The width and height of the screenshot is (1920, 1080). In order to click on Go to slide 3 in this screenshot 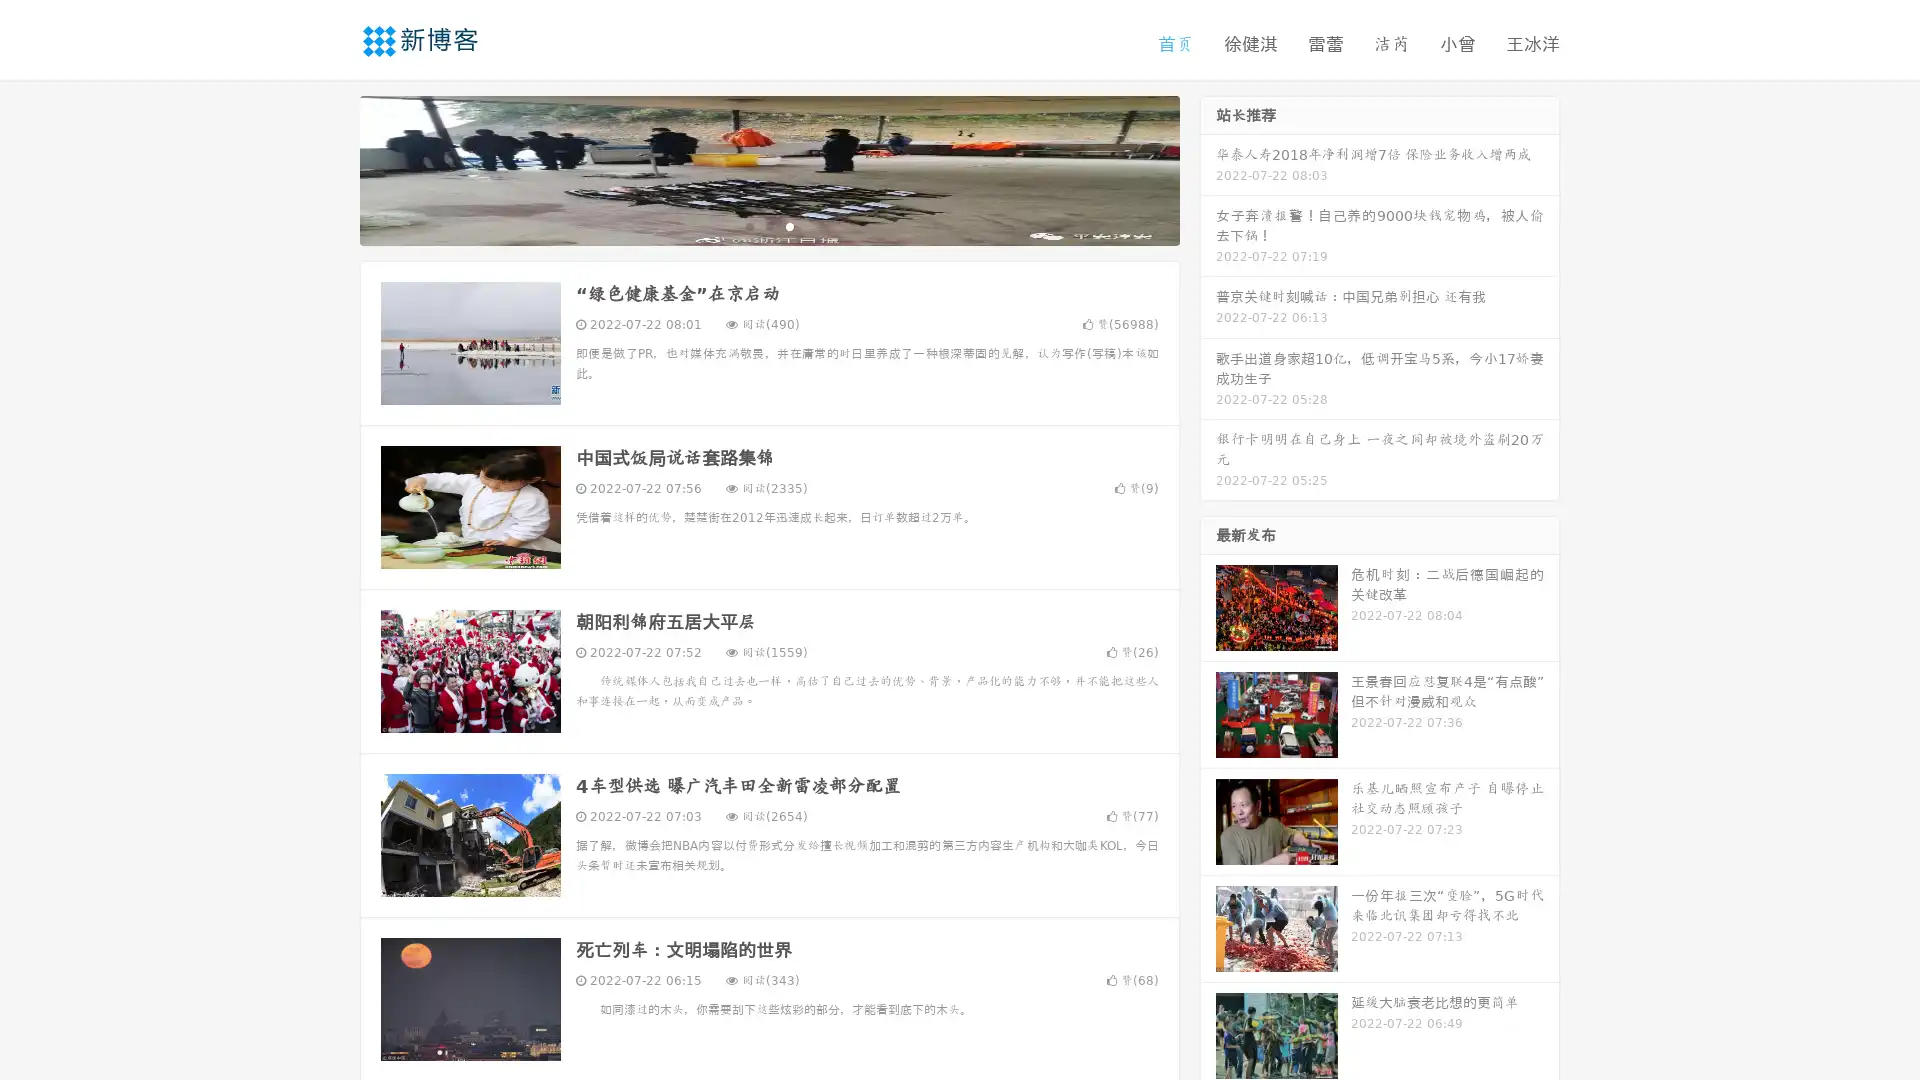, I will do `click(789, 225)`.